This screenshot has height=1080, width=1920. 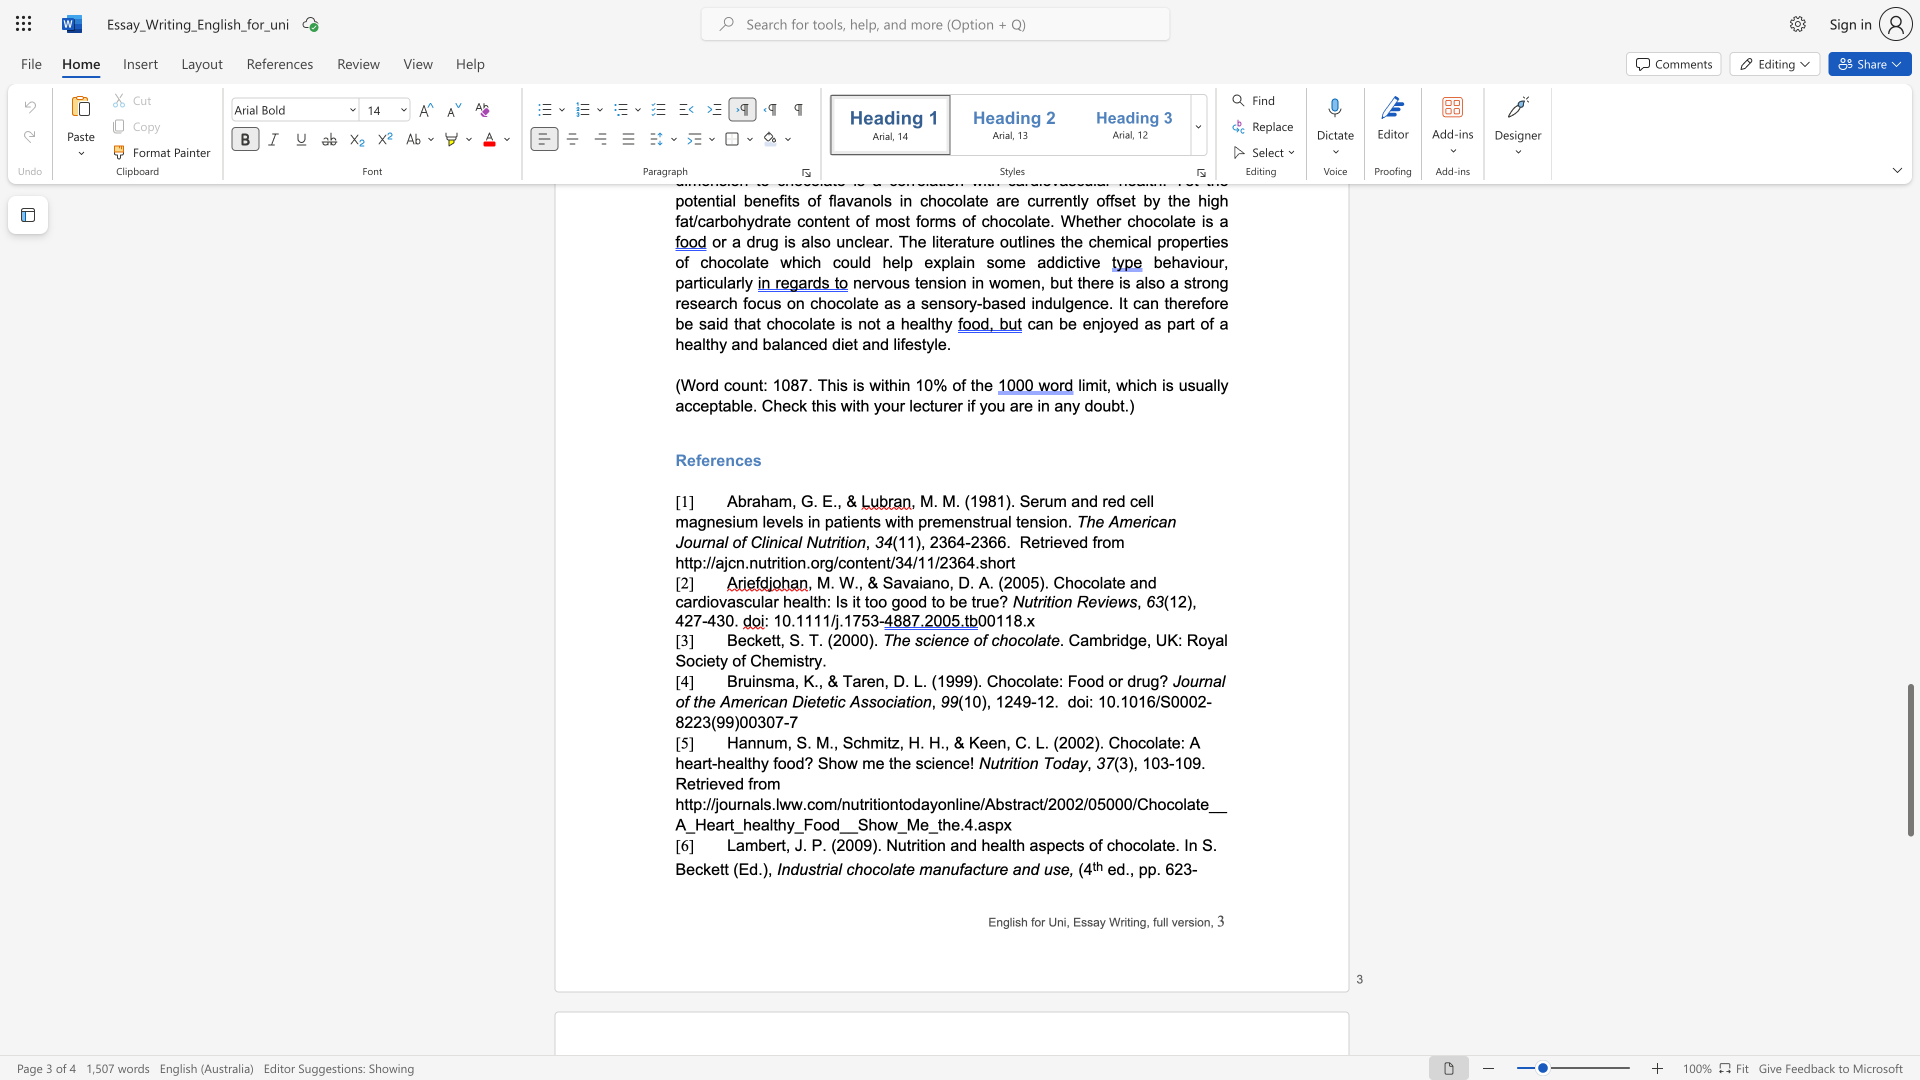 What do you see at coordinates (1909, 329) in the screenshot?
I see `the scrollbar` at bounding box center [1909, 329].